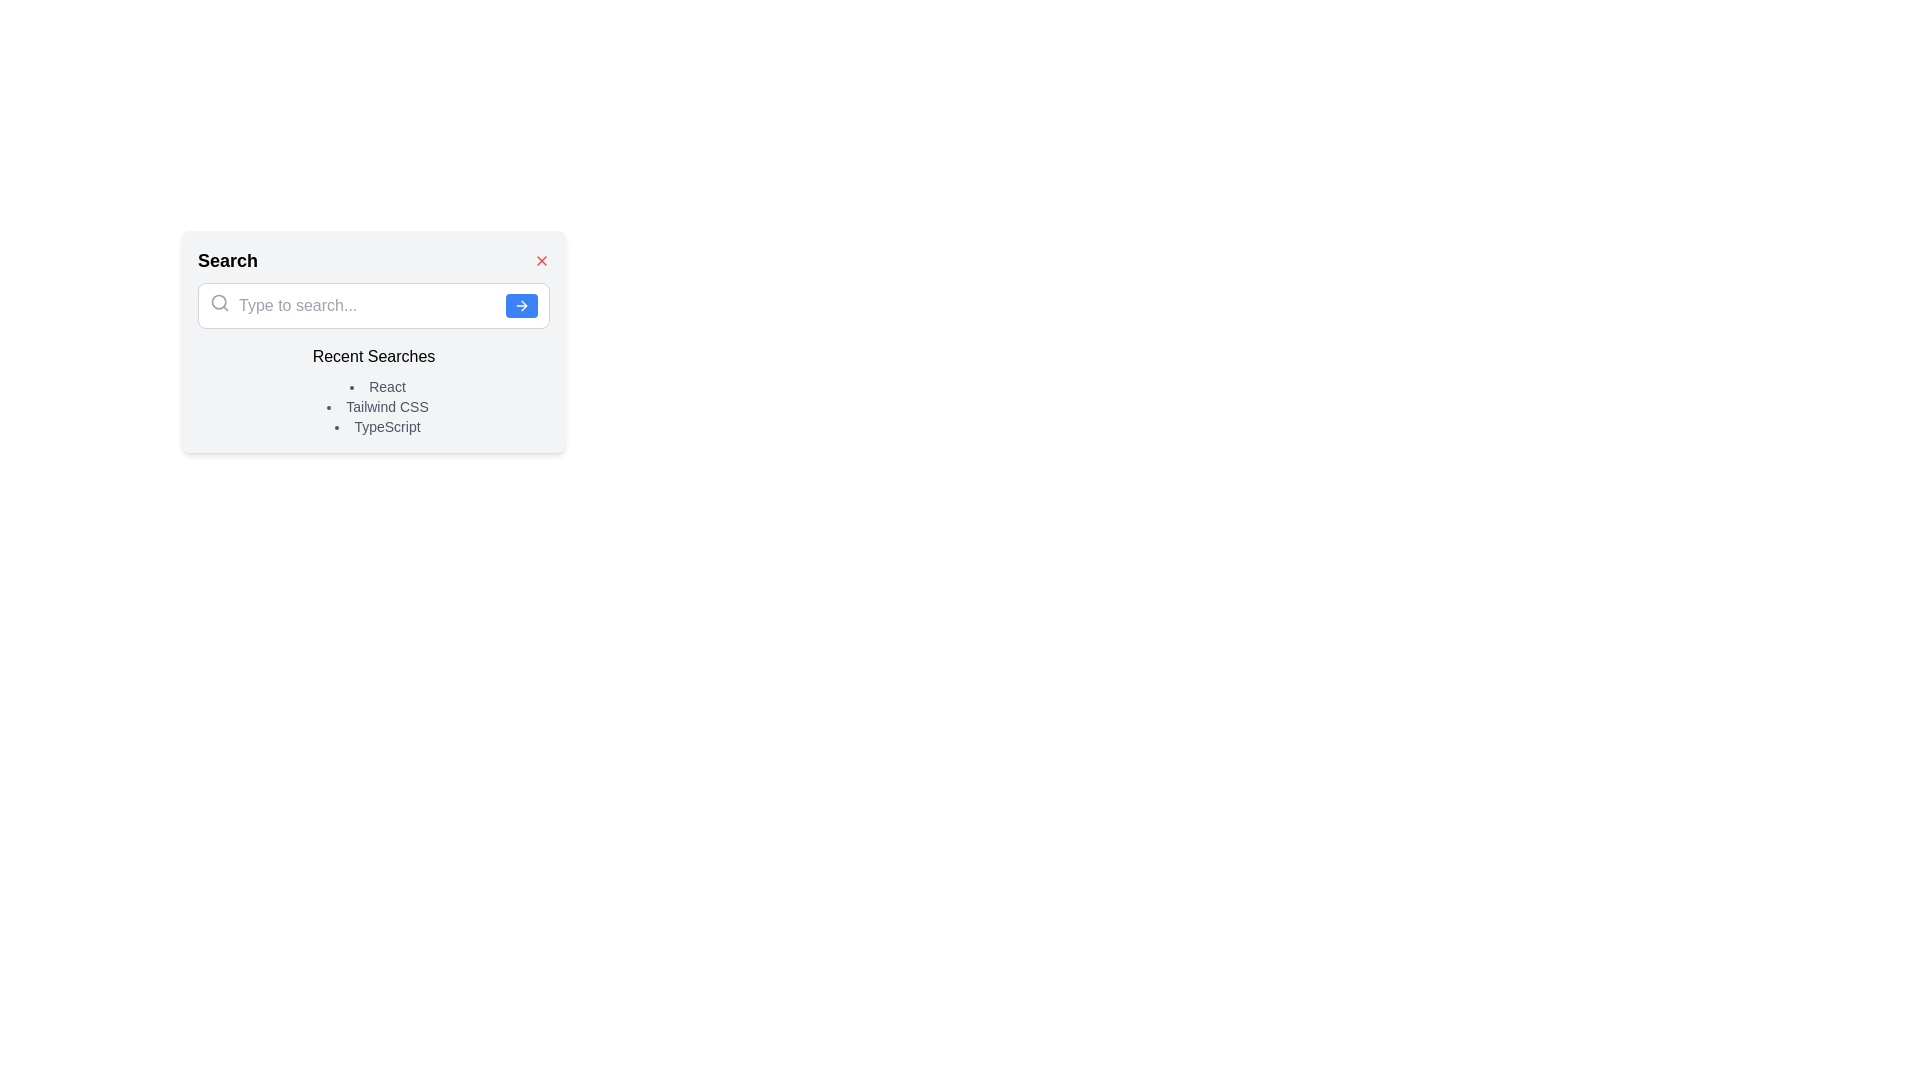 The width and height of the screenshot is (1920, 1080). What do you see at coordinates (374, 356) in the screenshot?
I see `the 'Recent Searches' text label, which is a bold medium-sized font positioned above a bulleted list and below a search bar` at bounding box center [374, 356].